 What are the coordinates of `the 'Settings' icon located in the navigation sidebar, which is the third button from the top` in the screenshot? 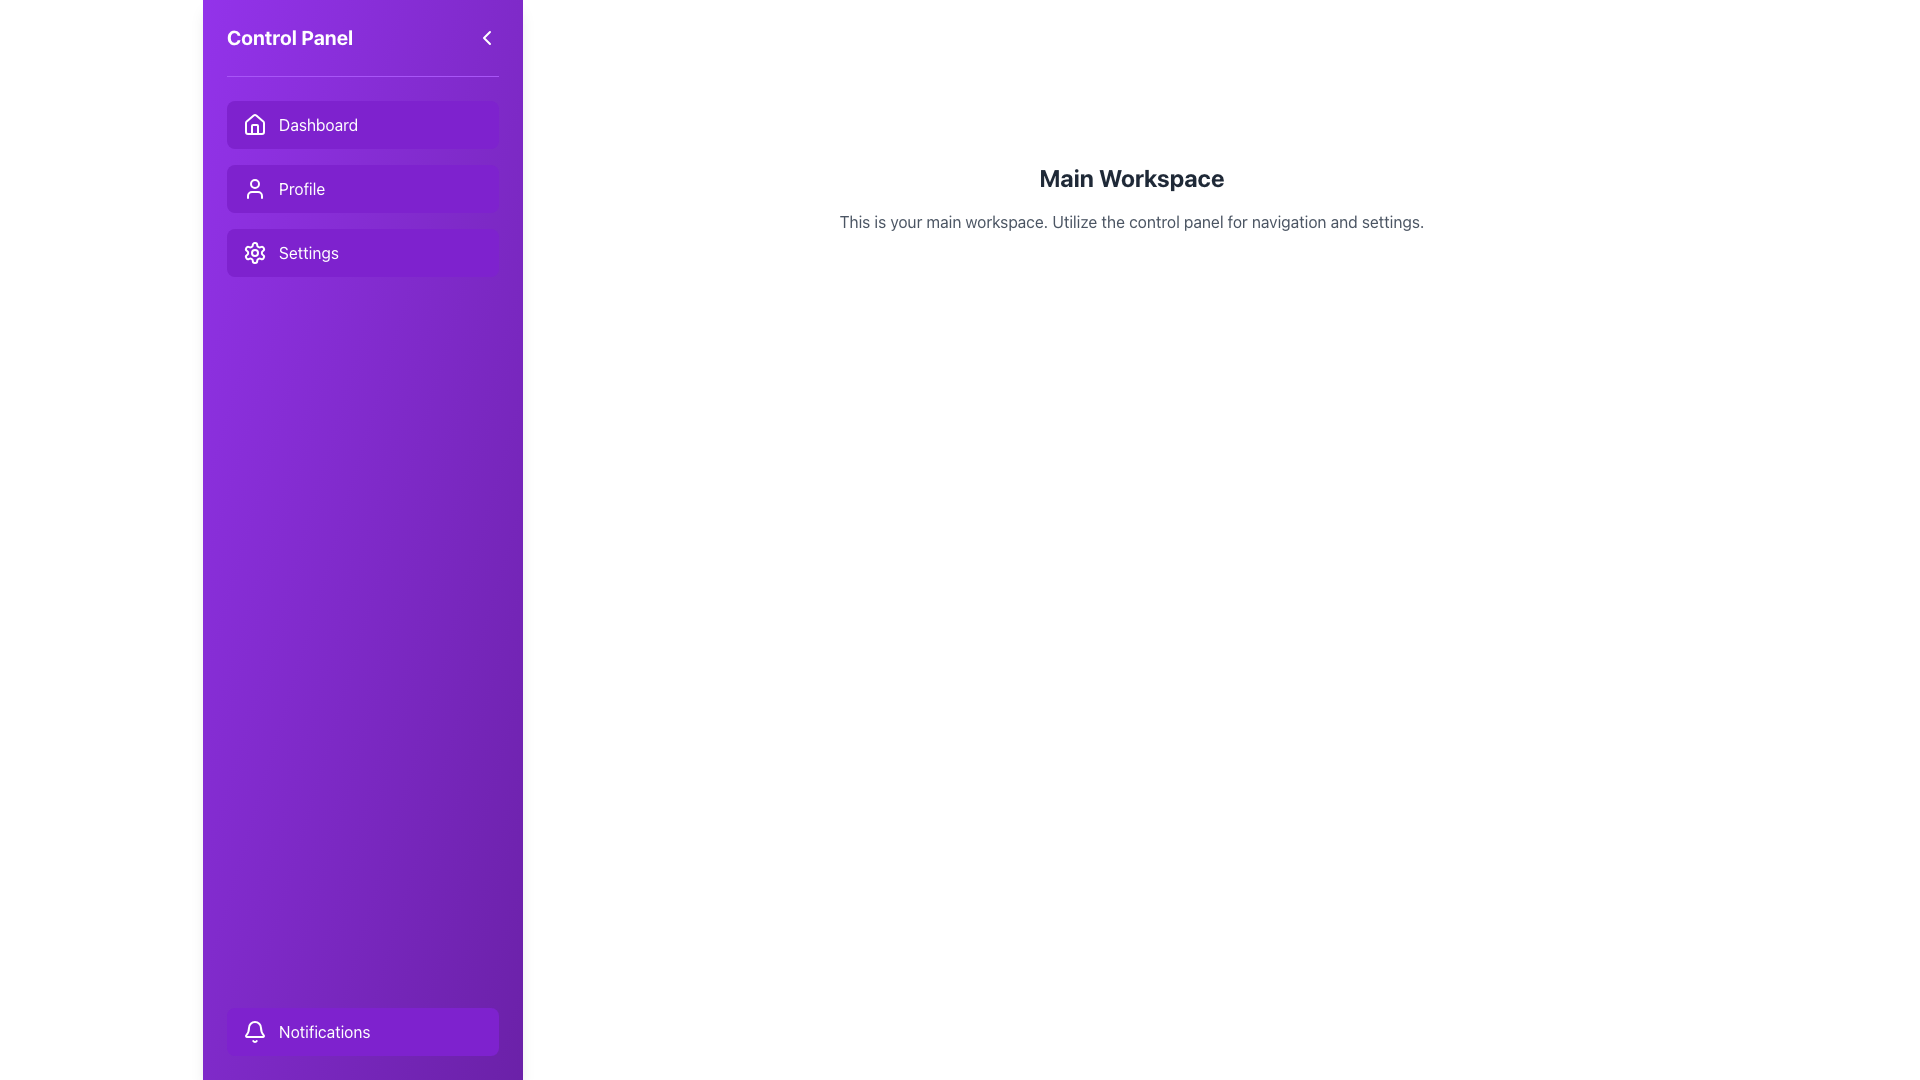 It's located at (253, 252).